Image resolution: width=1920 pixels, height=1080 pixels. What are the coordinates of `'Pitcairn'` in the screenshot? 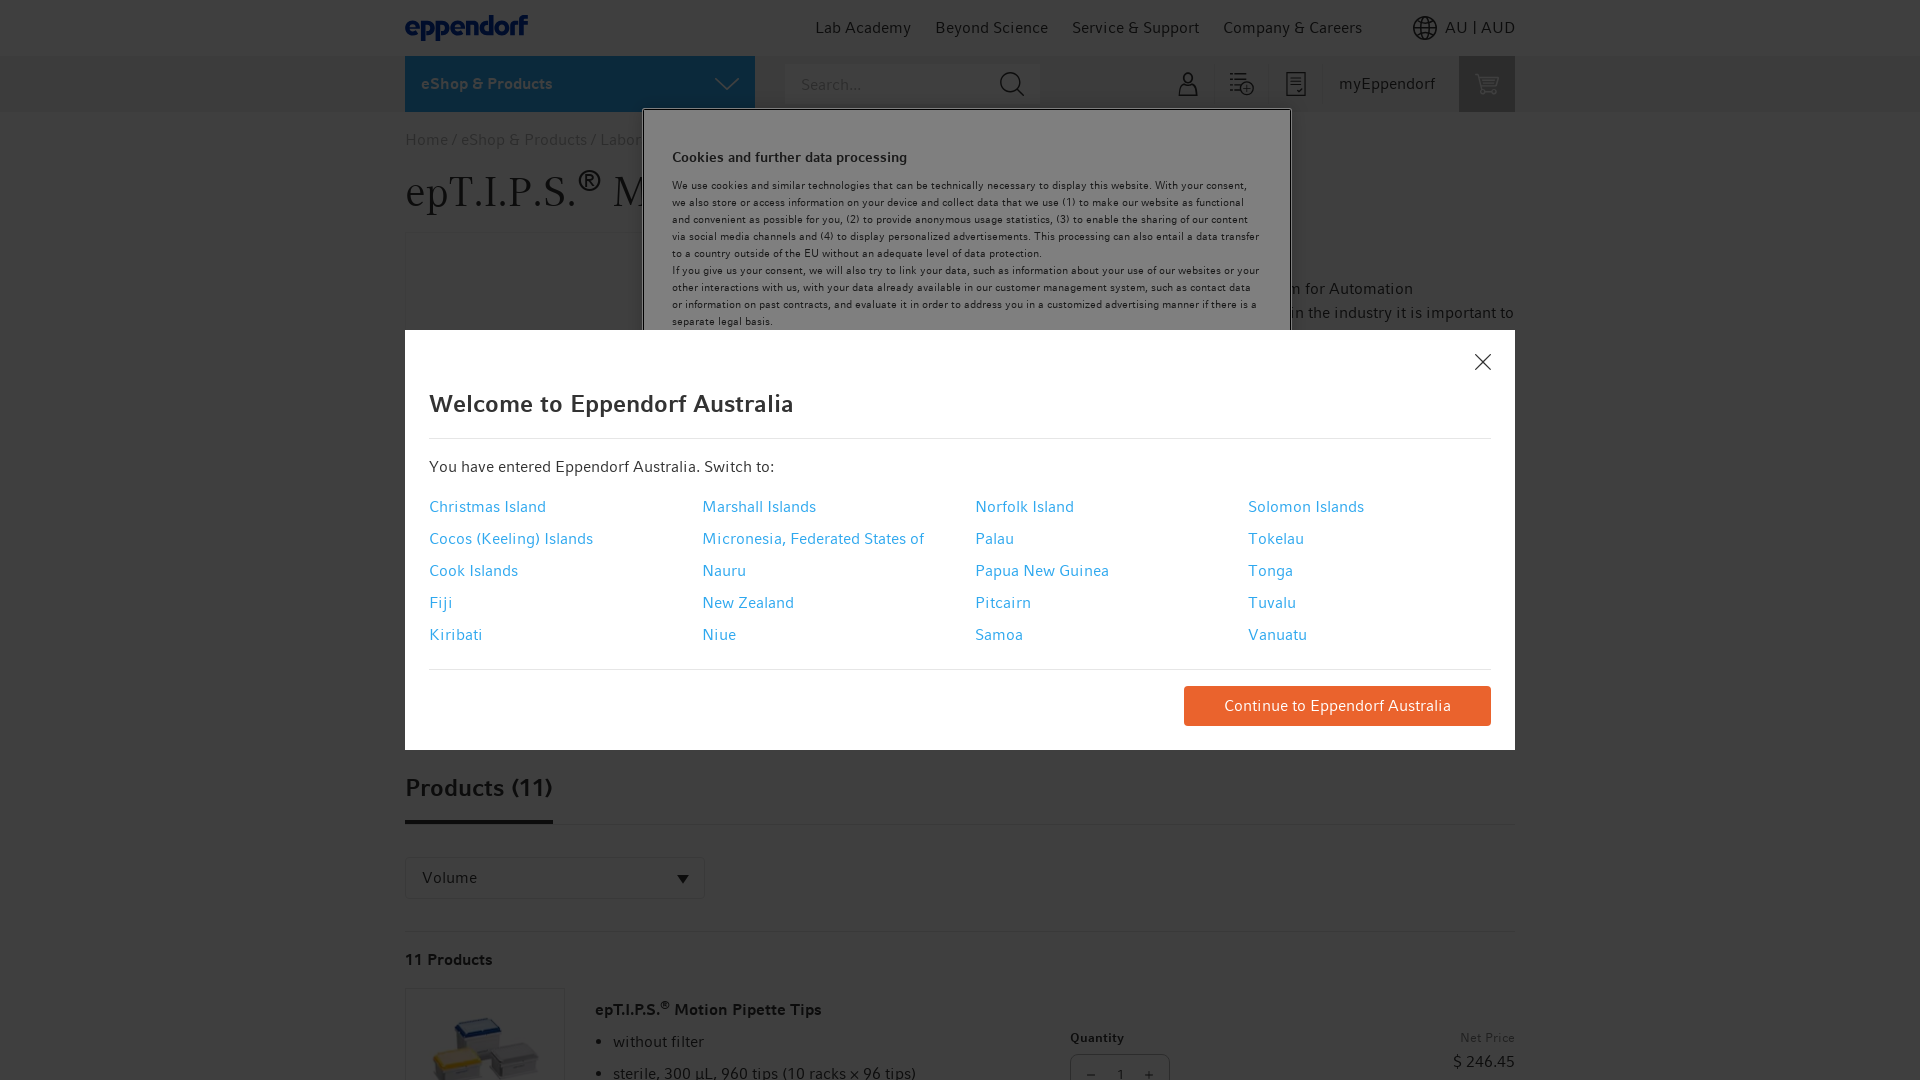 It's located at (1003, 601).